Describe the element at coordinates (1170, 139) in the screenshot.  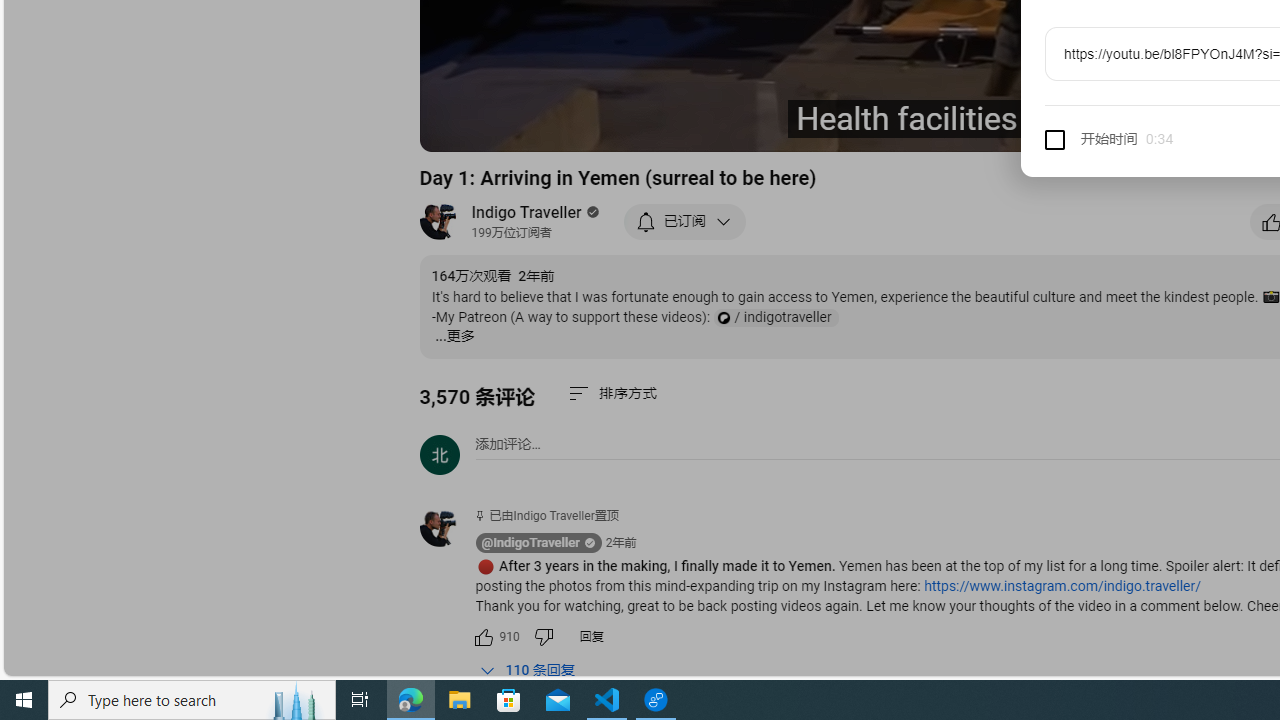
I see `'Class: style-scope tp-yt-paper-input'` at that location.